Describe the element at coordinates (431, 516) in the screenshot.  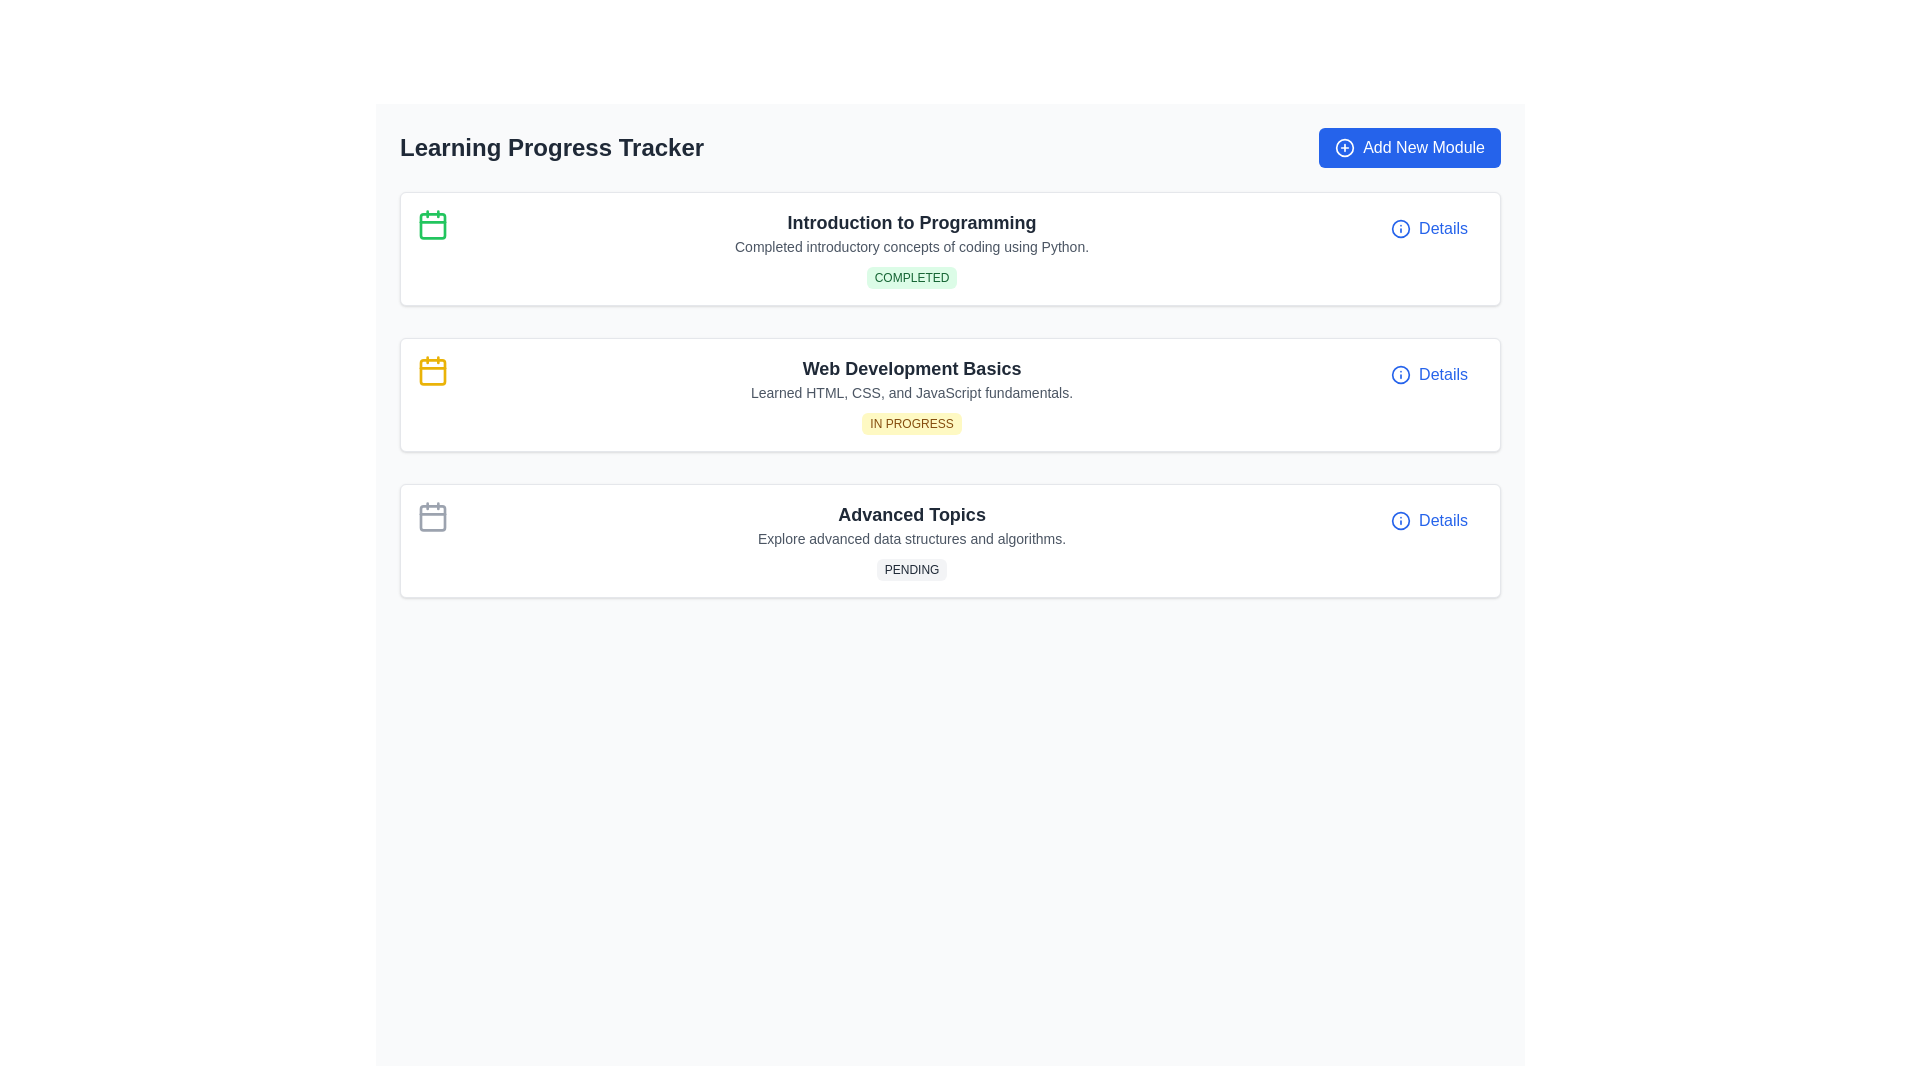
I see `the third calendar icon representing the 'Pending' status of the 'Advanced Topics' module, located at the left of the module's title` at that location.